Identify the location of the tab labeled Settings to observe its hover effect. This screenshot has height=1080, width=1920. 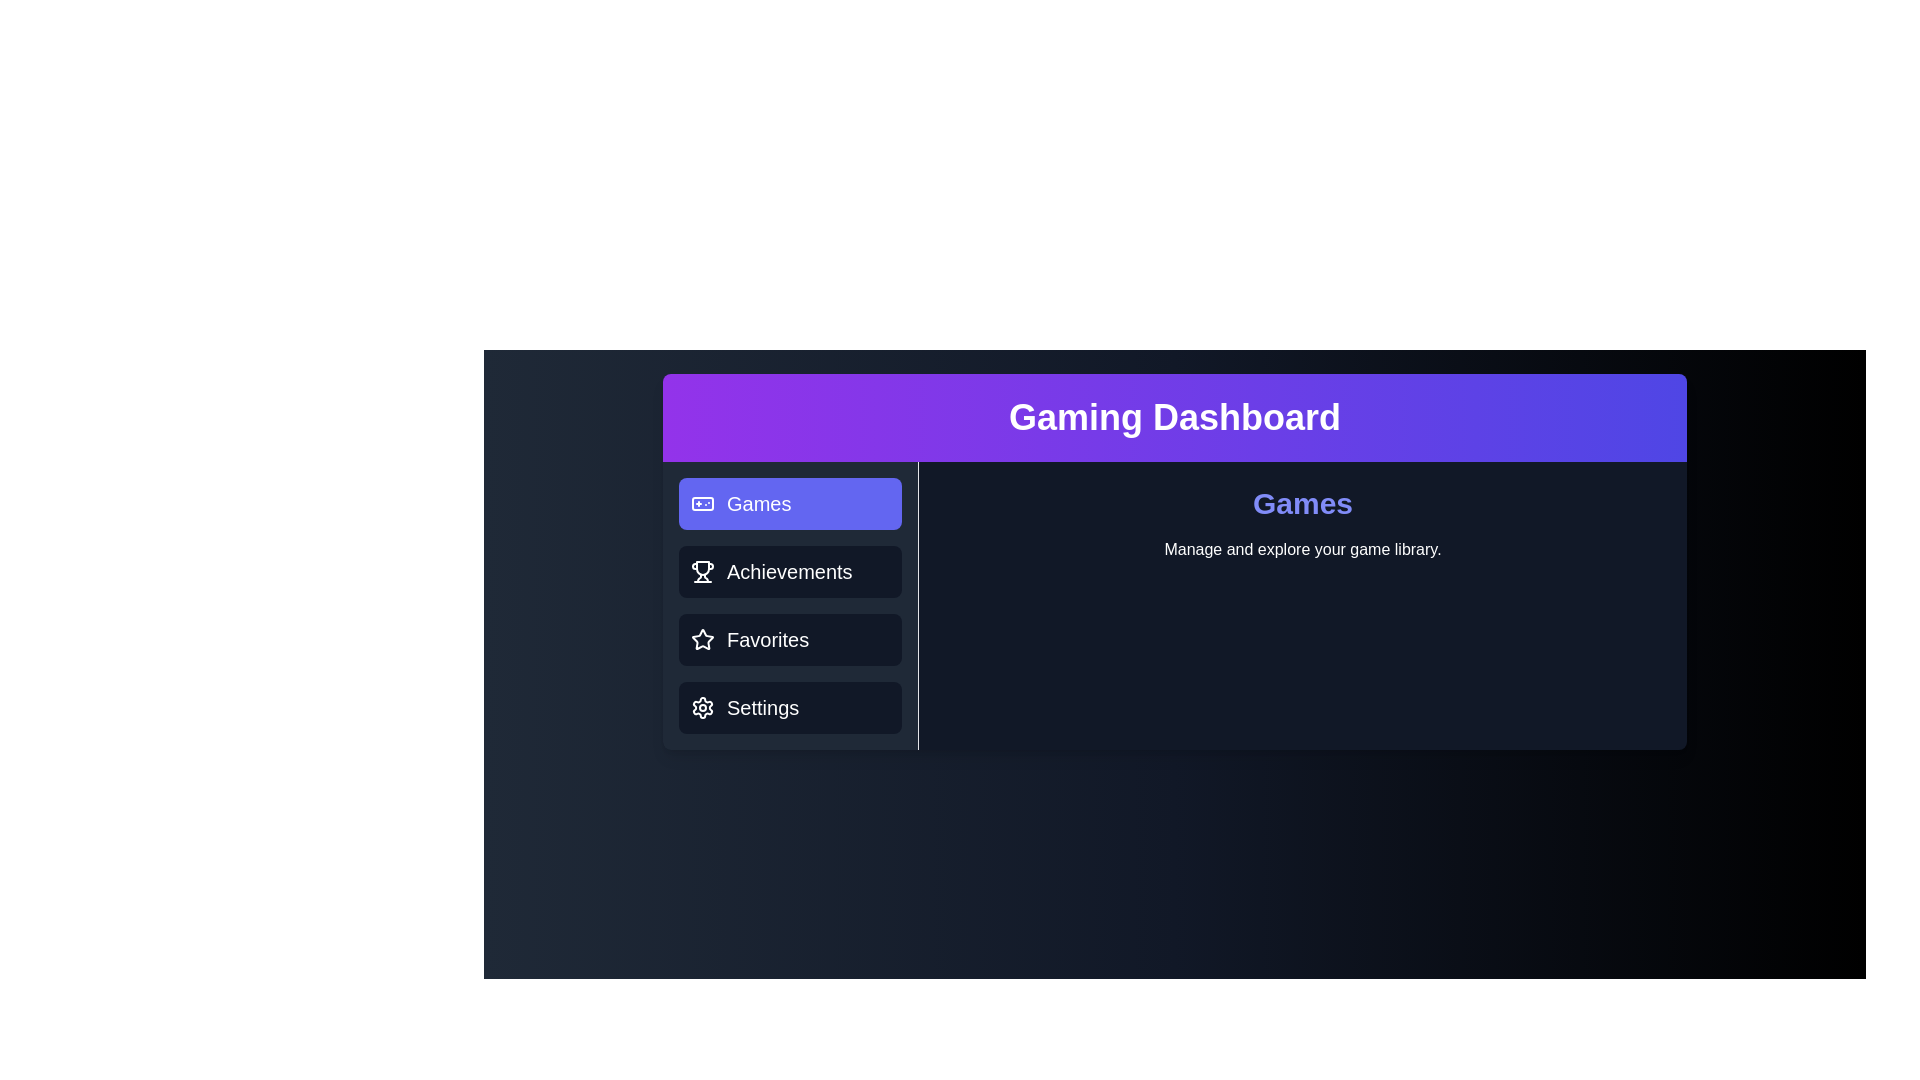
(789, 707).